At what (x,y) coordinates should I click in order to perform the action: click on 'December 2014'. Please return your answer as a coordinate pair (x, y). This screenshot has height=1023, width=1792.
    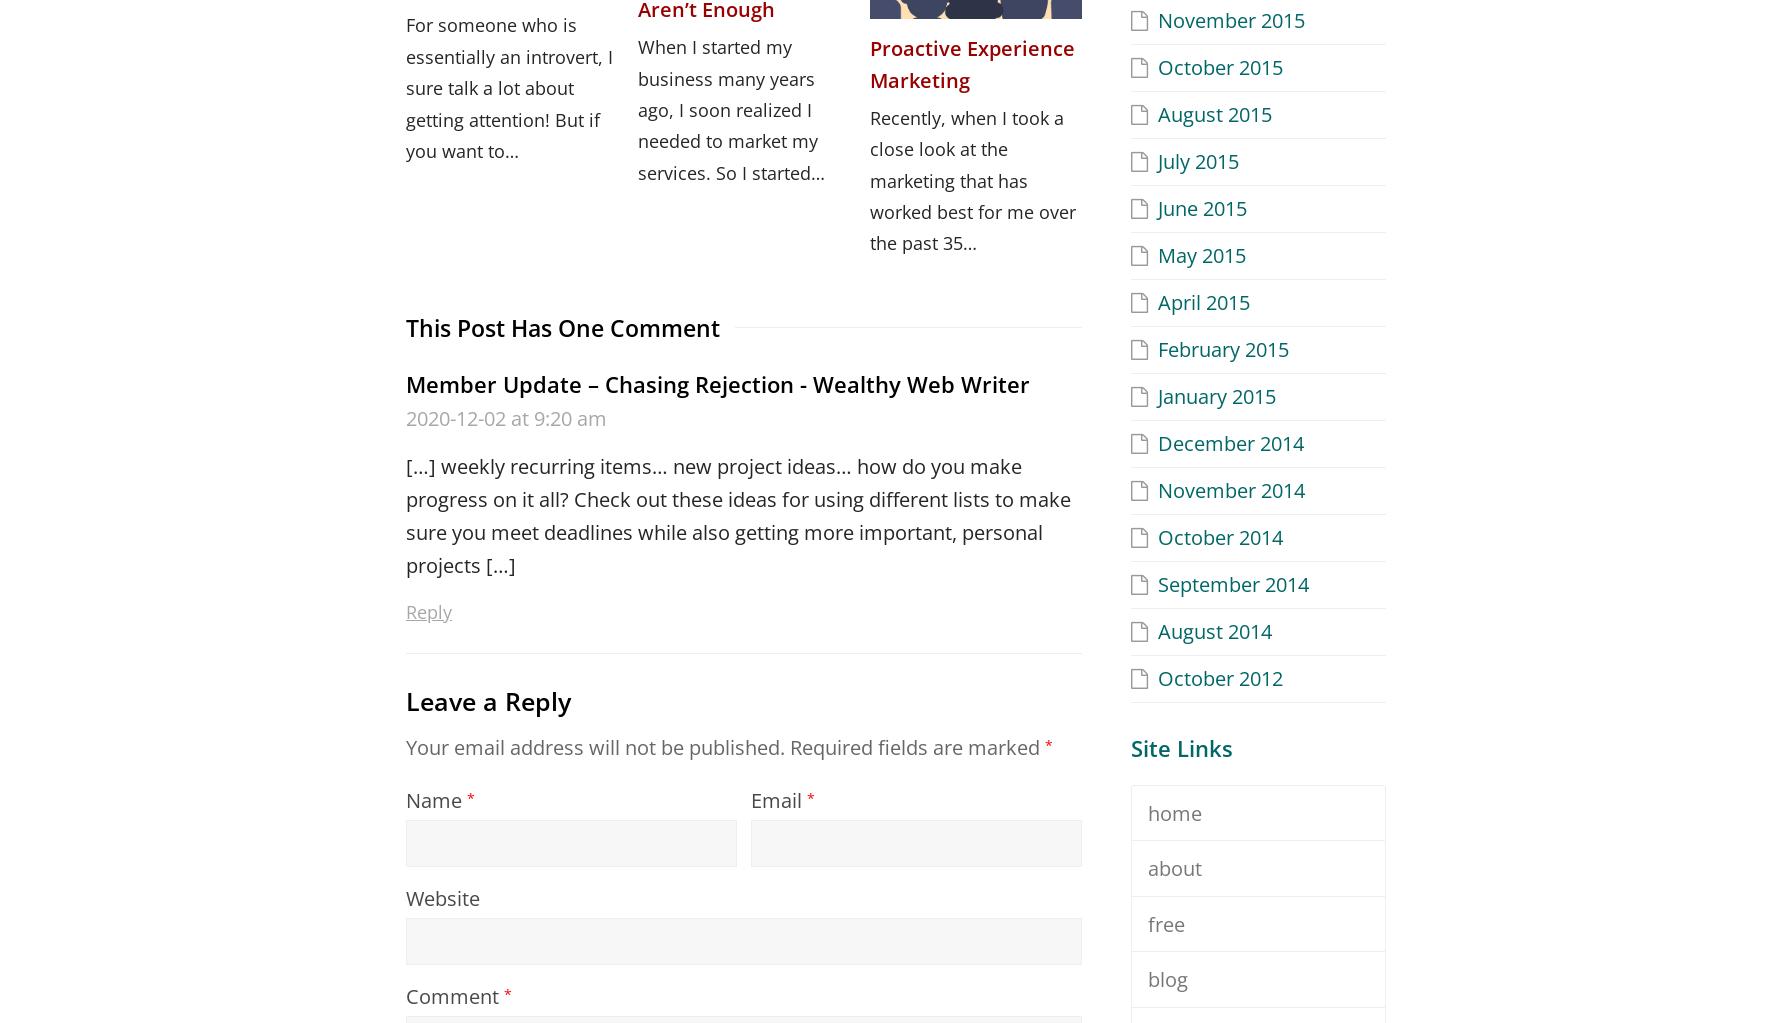
    Looking at the image, I should click on (1230, 441).